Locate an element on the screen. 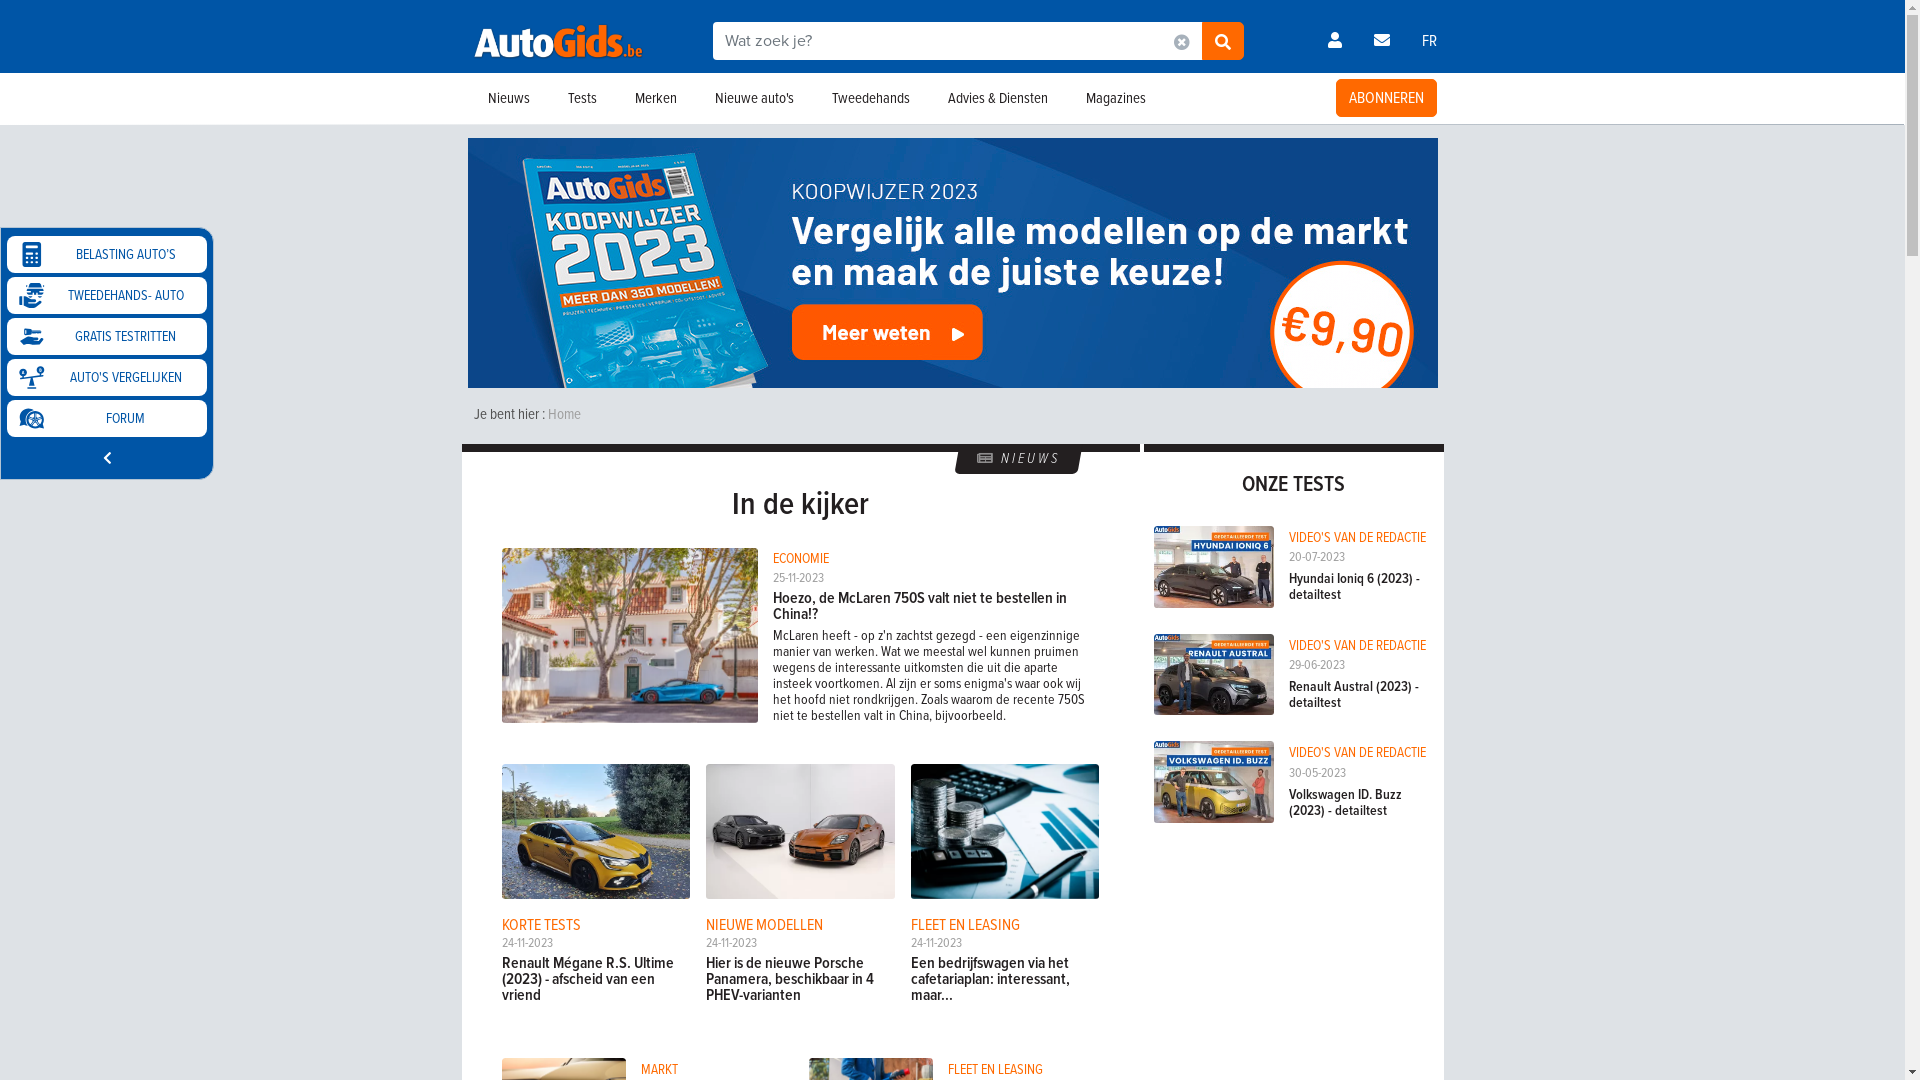 Image resolution: width=1920 pixels, height=1080 pixels. 'Tests' is located at coordinates (547, 98).